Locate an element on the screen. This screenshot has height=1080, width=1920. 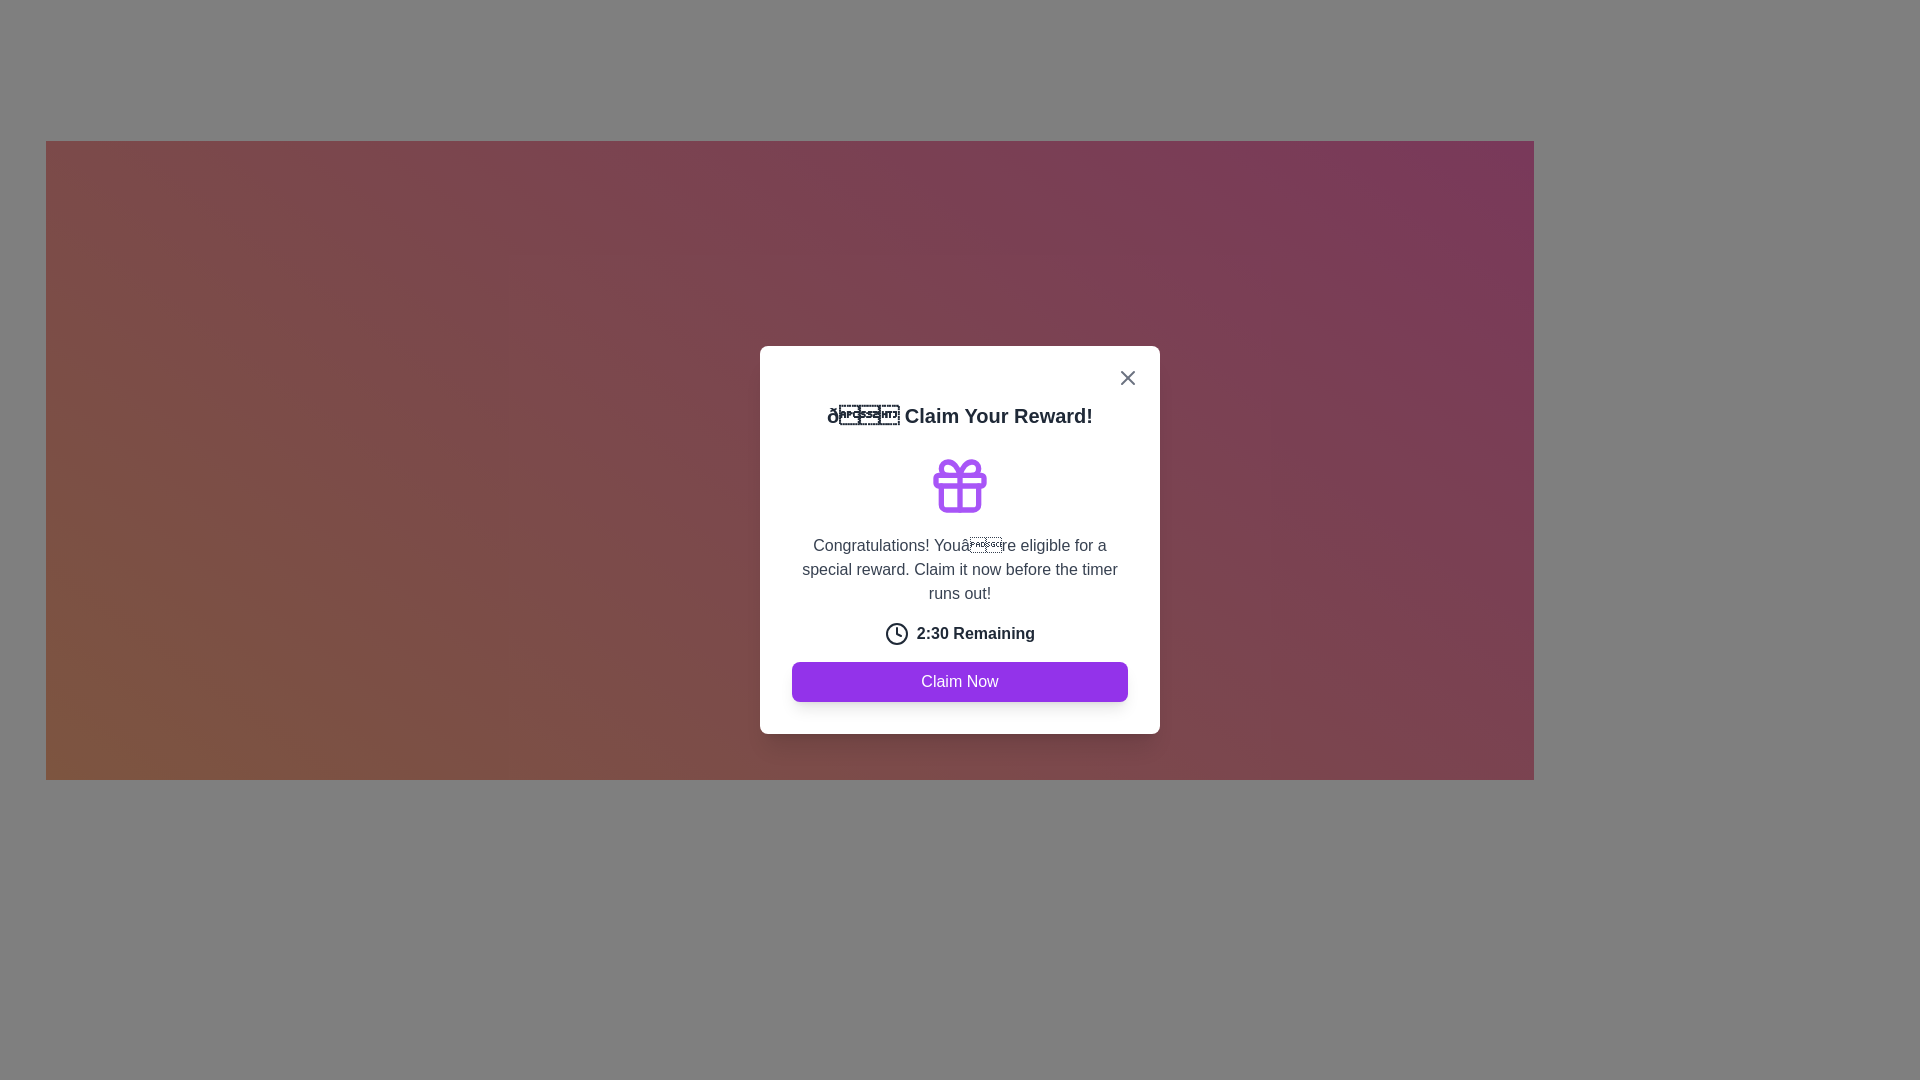
the Decorative Icon located centrally in the modal dialog box, positioned below the 'Claim Your Reward!' header and above the descriptive text and countdown timer is located at coordinates (960, 496).